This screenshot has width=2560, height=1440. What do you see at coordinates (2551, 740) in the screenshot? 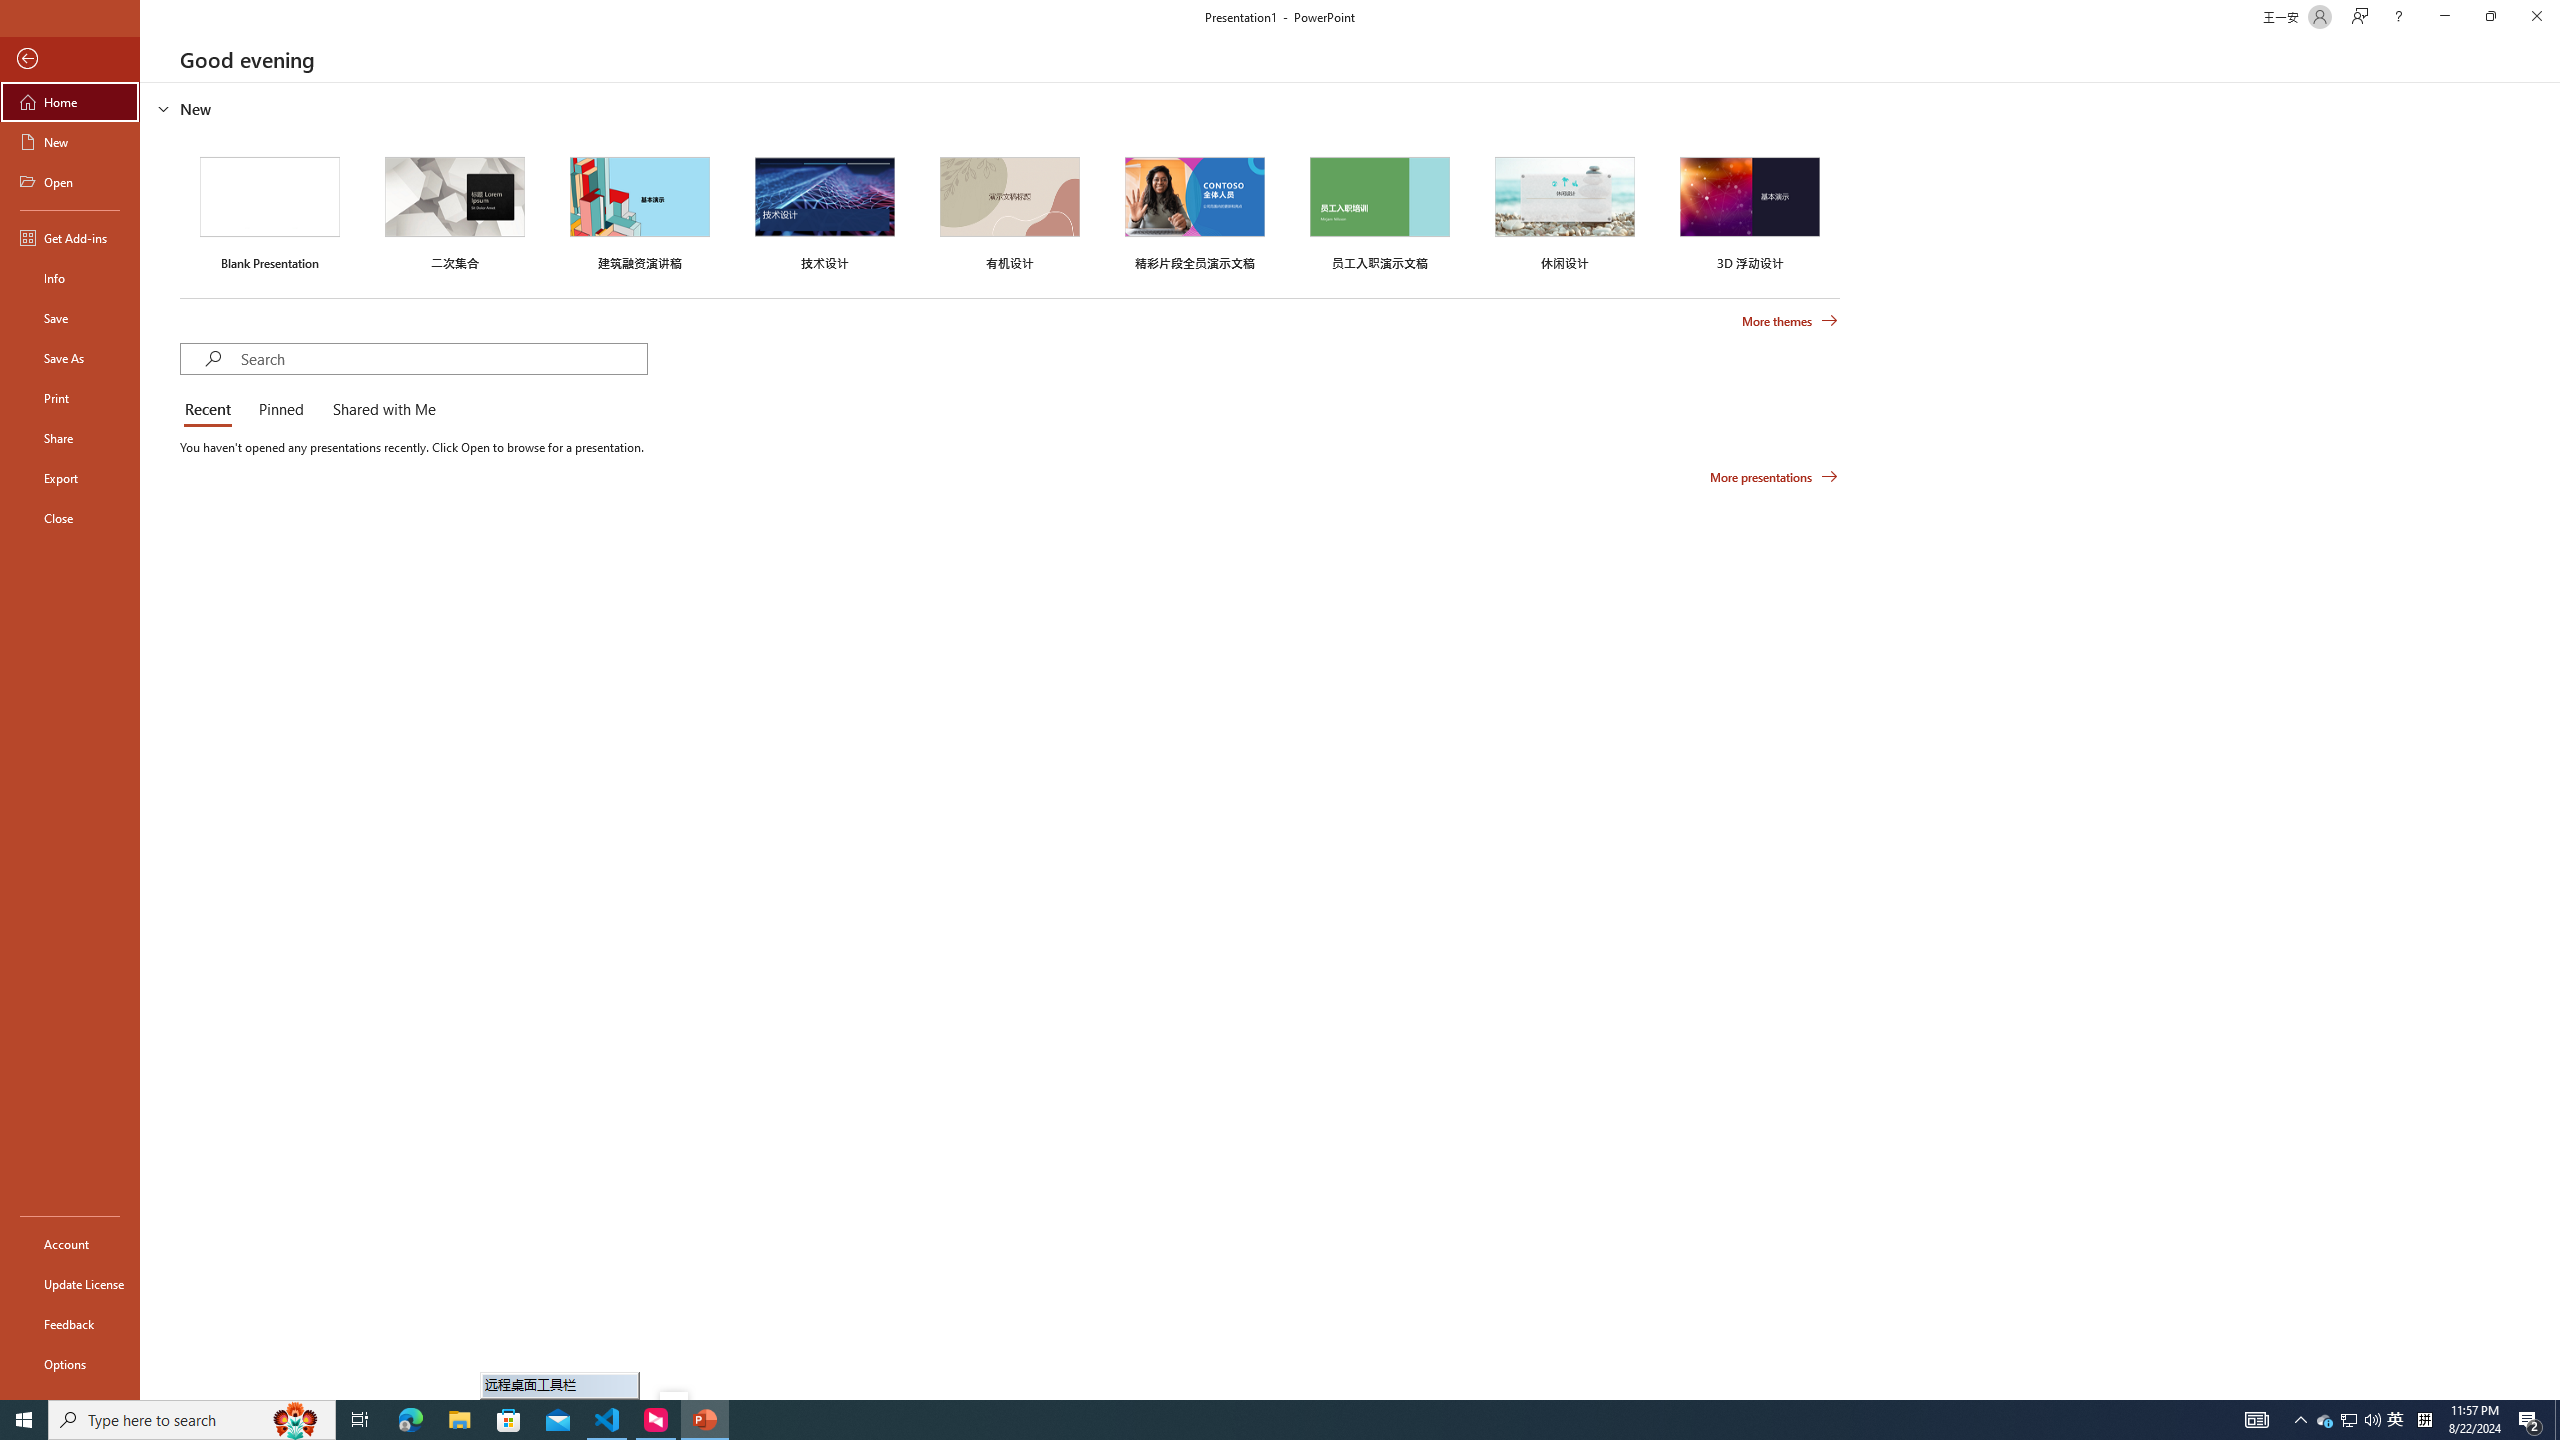
I see `'Class: NetUIScrollBar'` at bounding box center [2551, 740].